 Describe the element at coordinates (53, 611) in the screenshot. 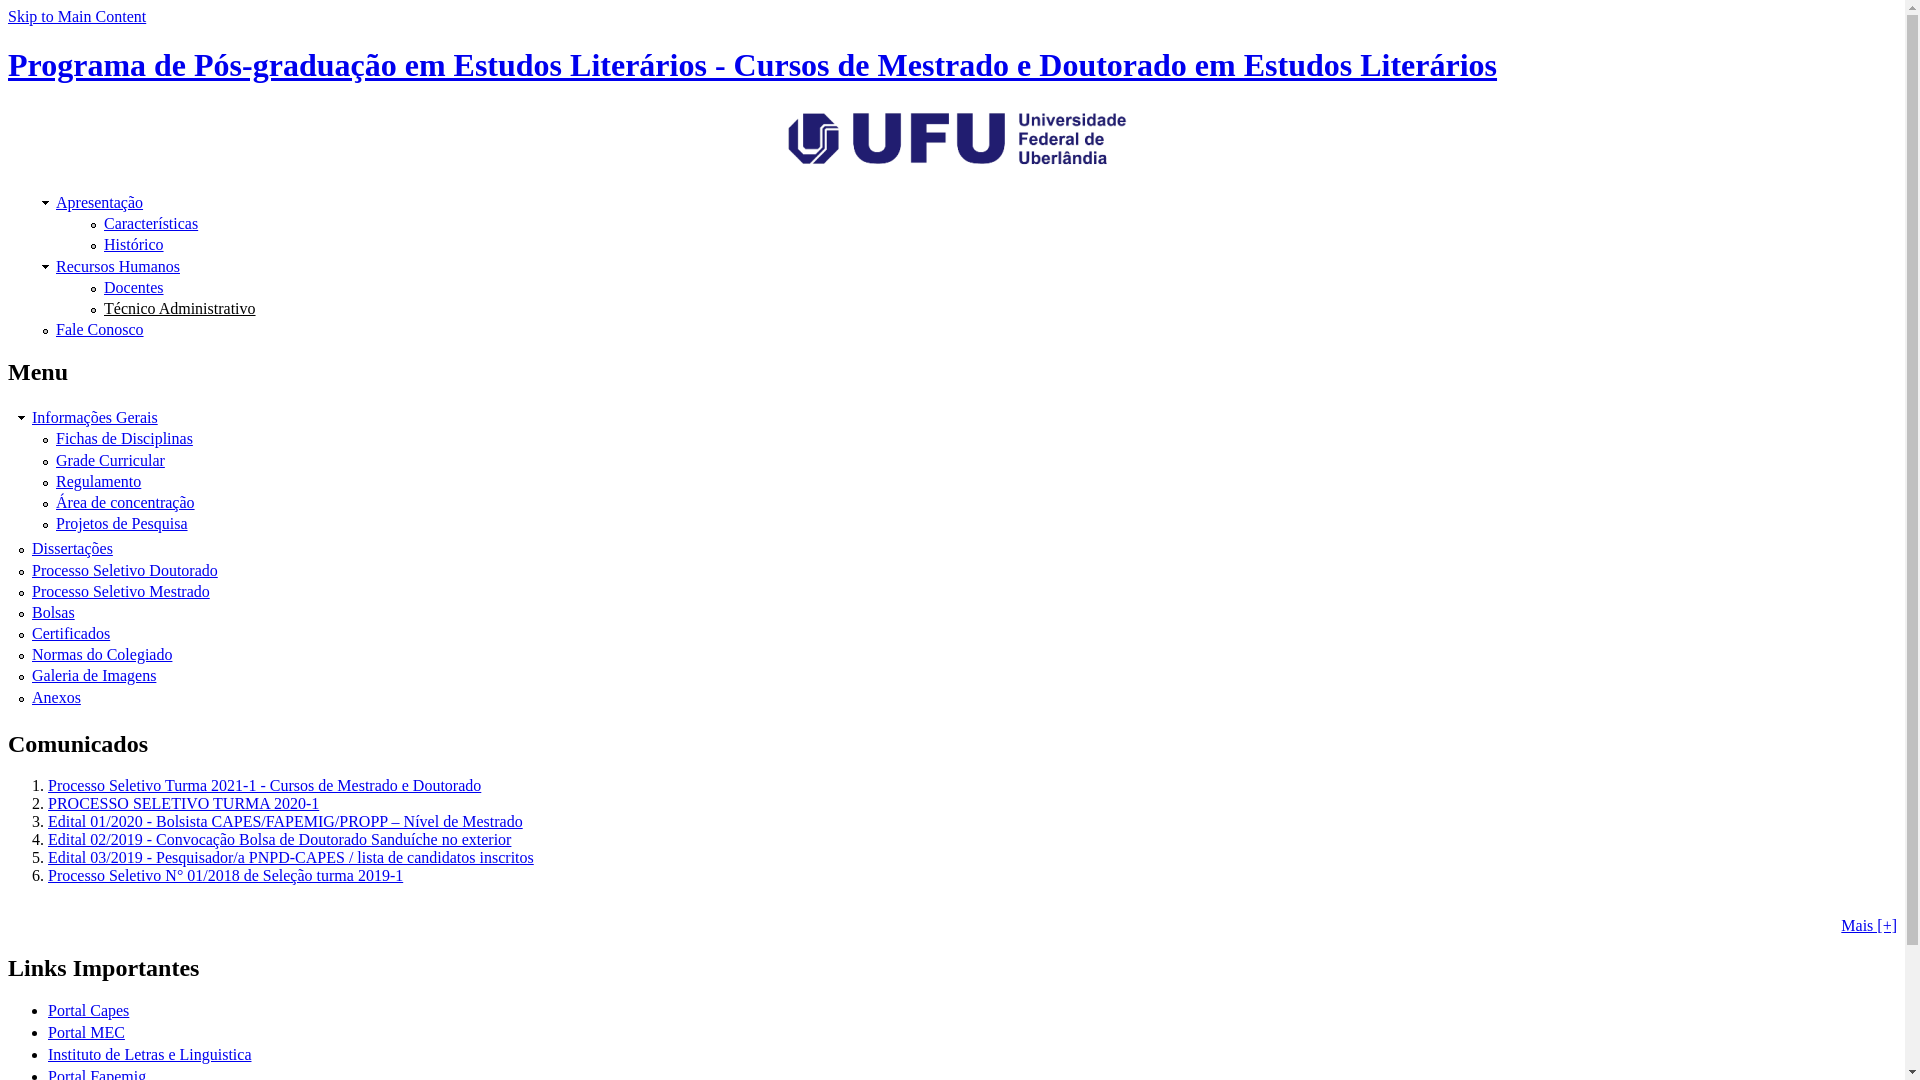

I see `'Bolsas'` at that location.